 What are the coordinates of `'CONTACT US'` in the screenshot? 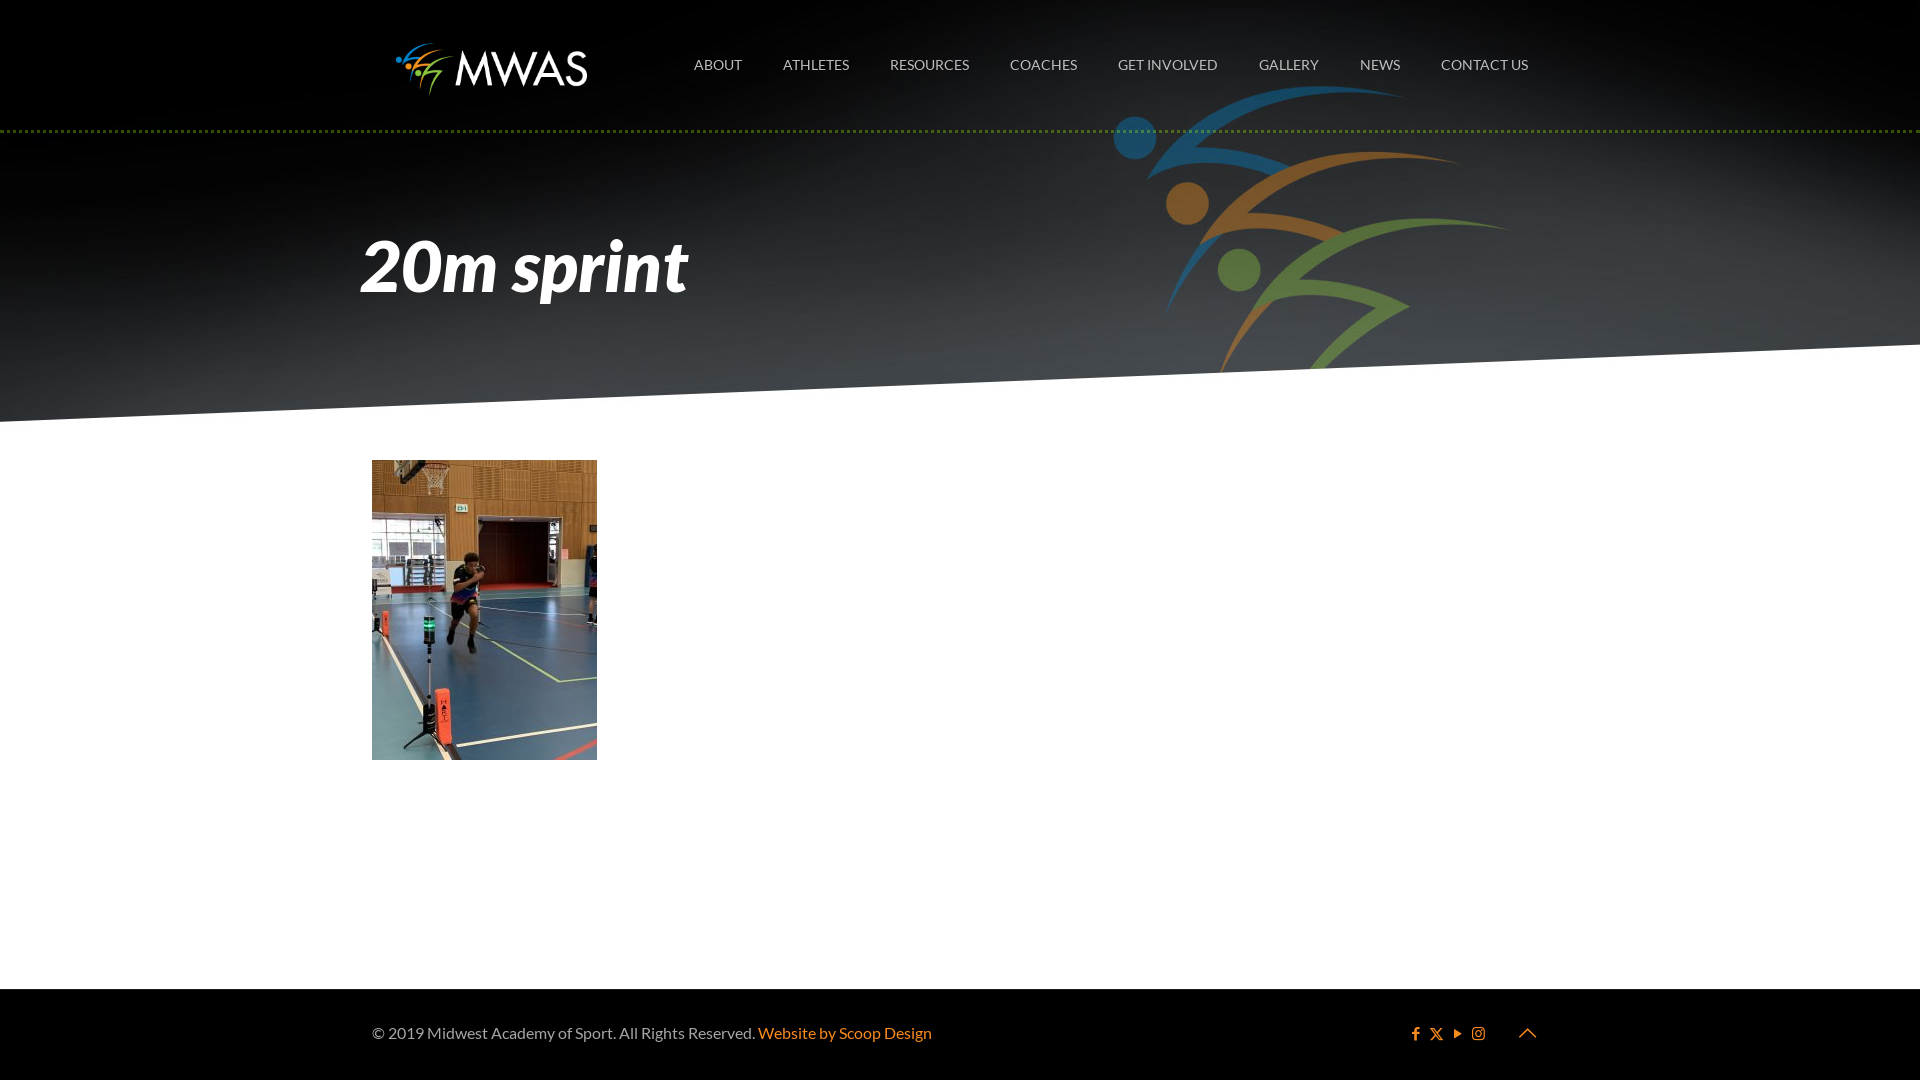 It's located at (1419, 64).